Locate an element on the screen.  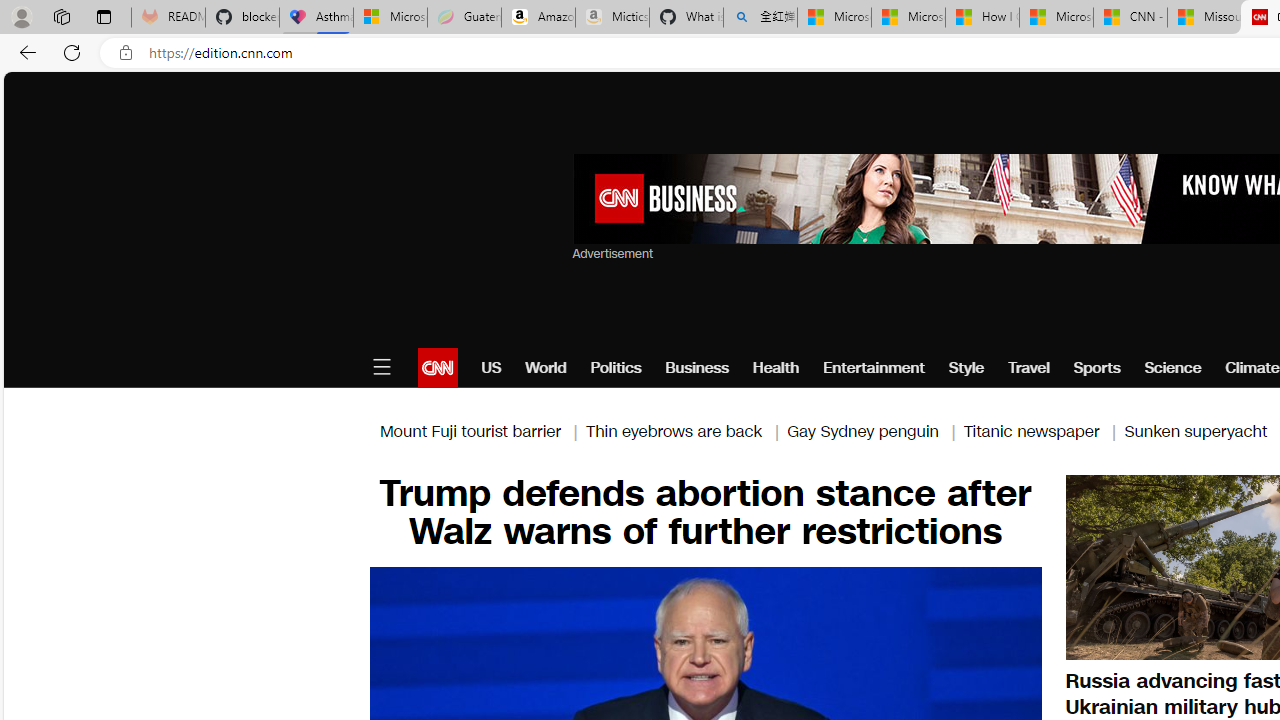
'Sports' is located at coordinates (1095, 367).